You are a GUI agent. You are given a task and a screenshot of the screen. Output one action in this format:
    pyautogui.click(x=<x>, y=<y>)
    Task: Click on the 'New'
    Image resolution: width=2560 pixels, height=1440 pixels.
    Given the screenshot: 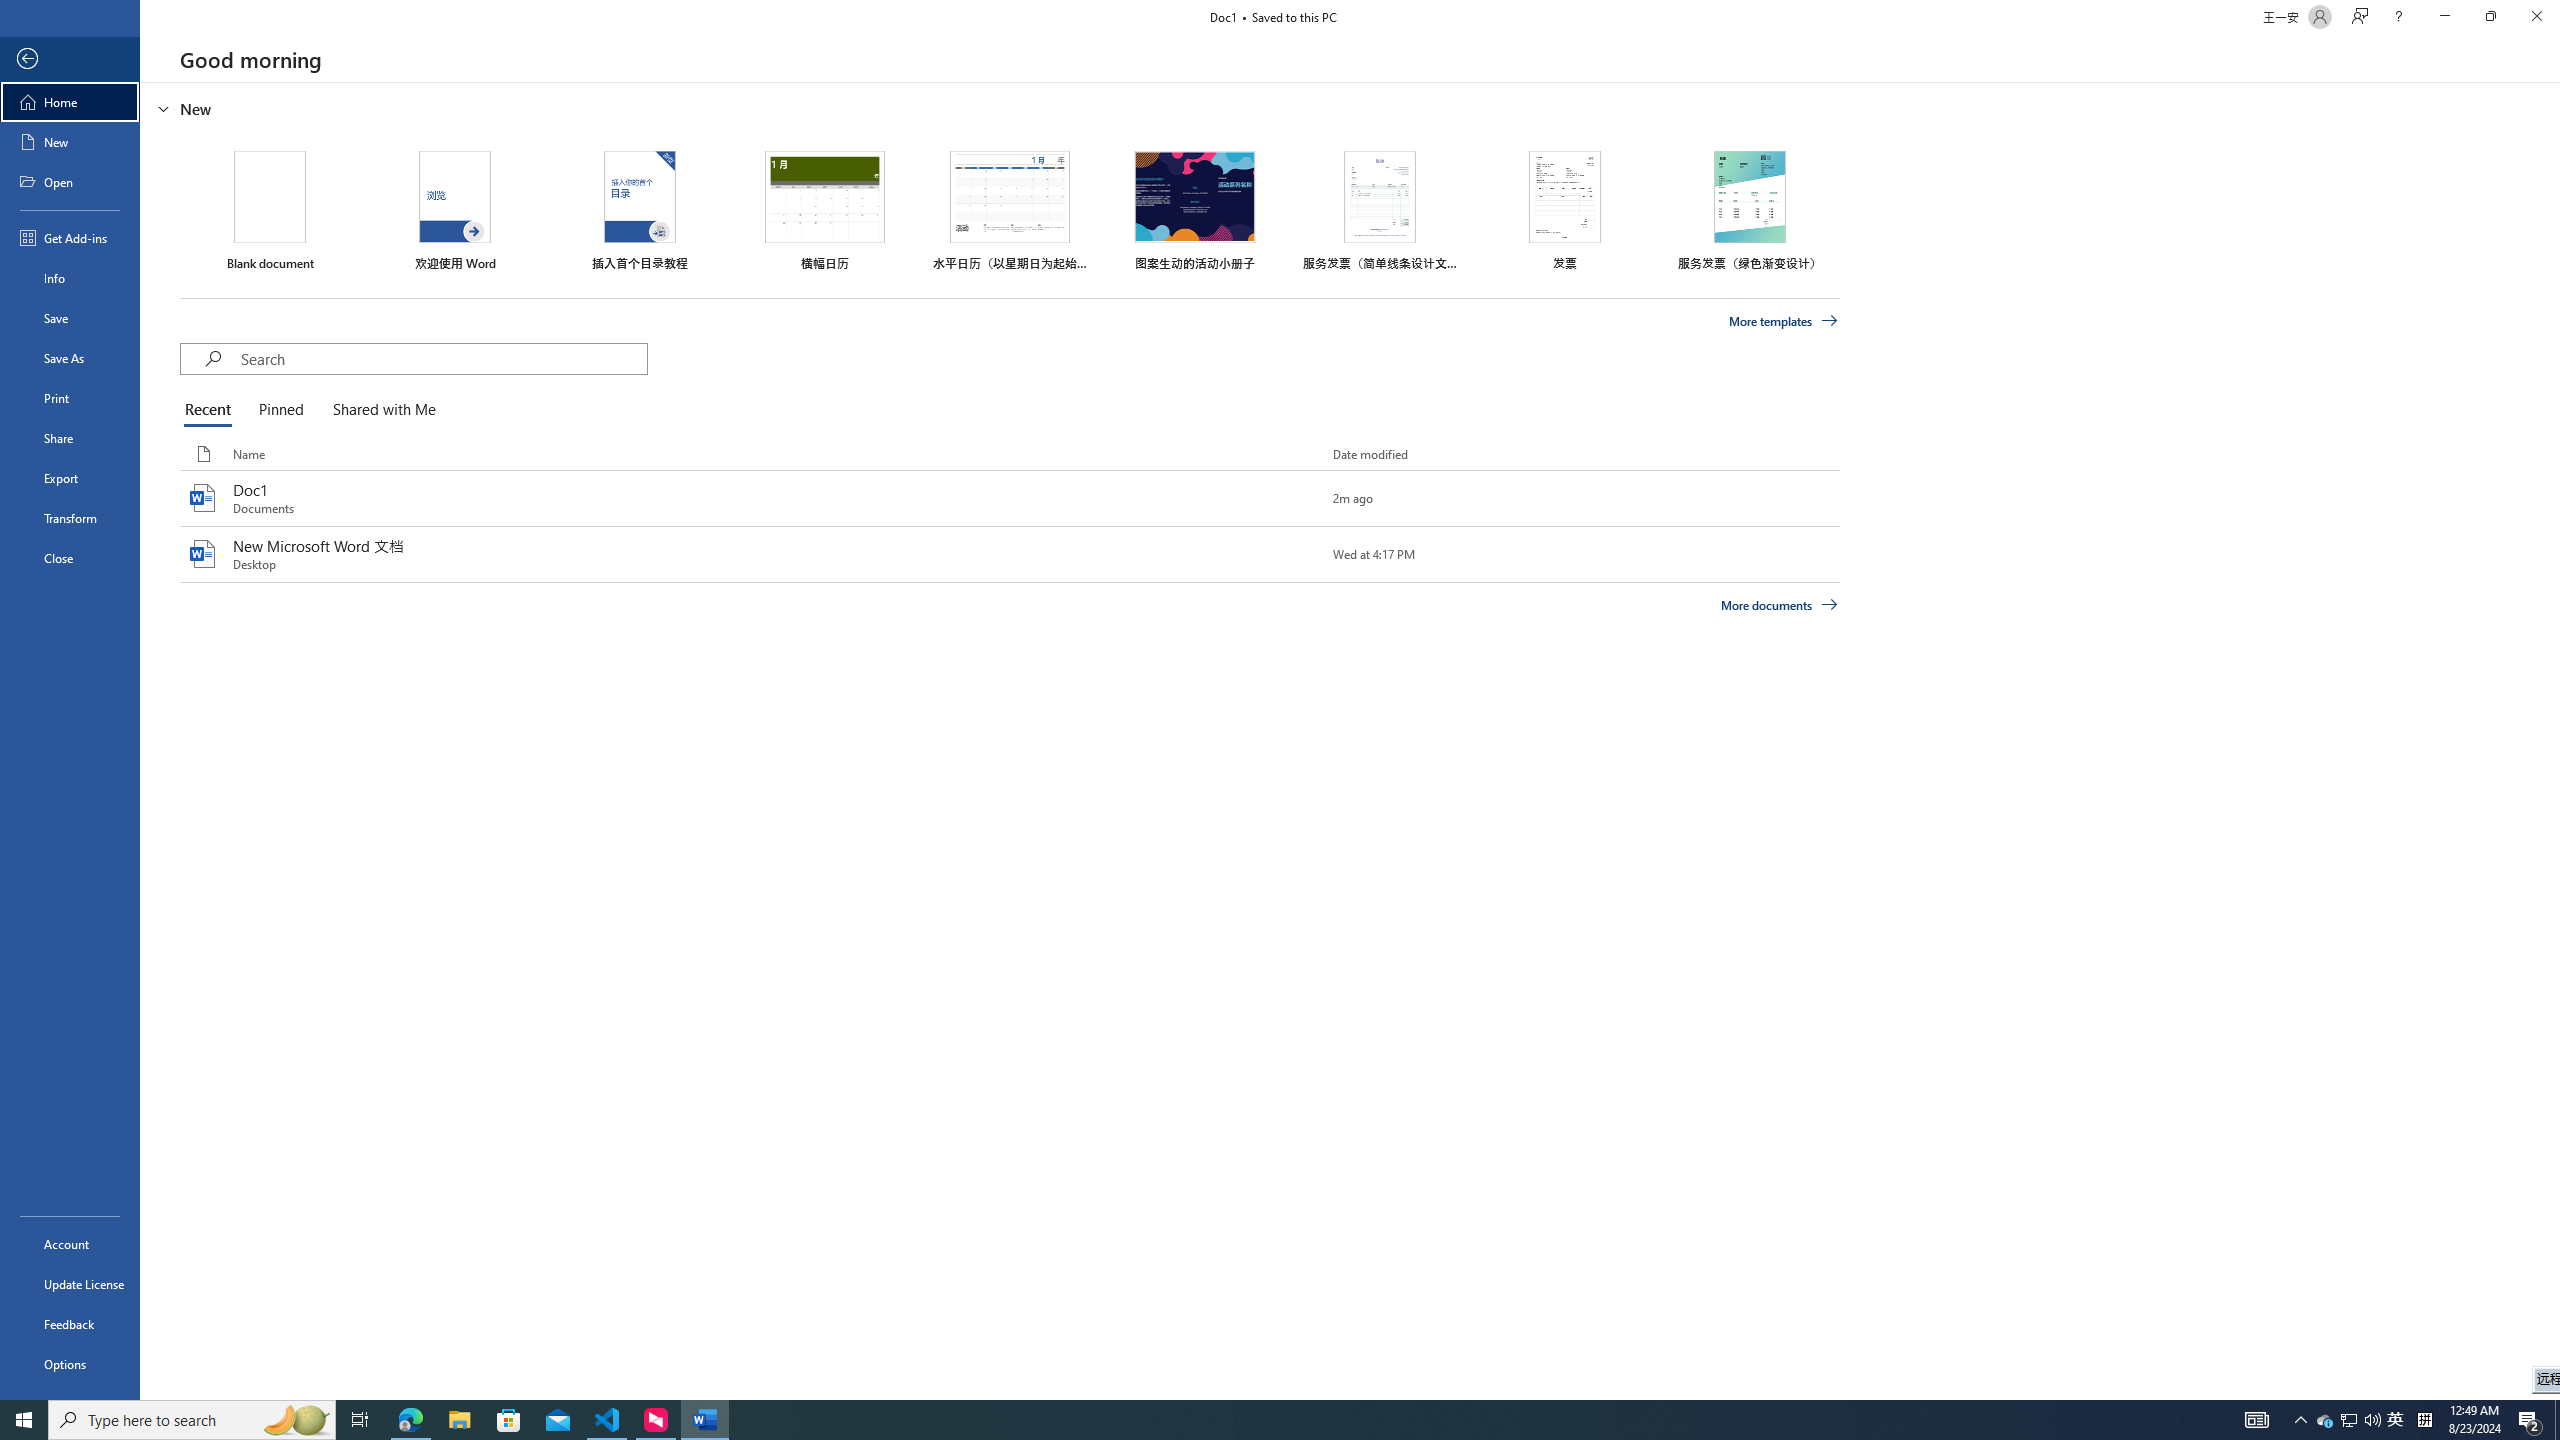 What is the action you would take?
    pyautogui.click(x=69, y=141)
    